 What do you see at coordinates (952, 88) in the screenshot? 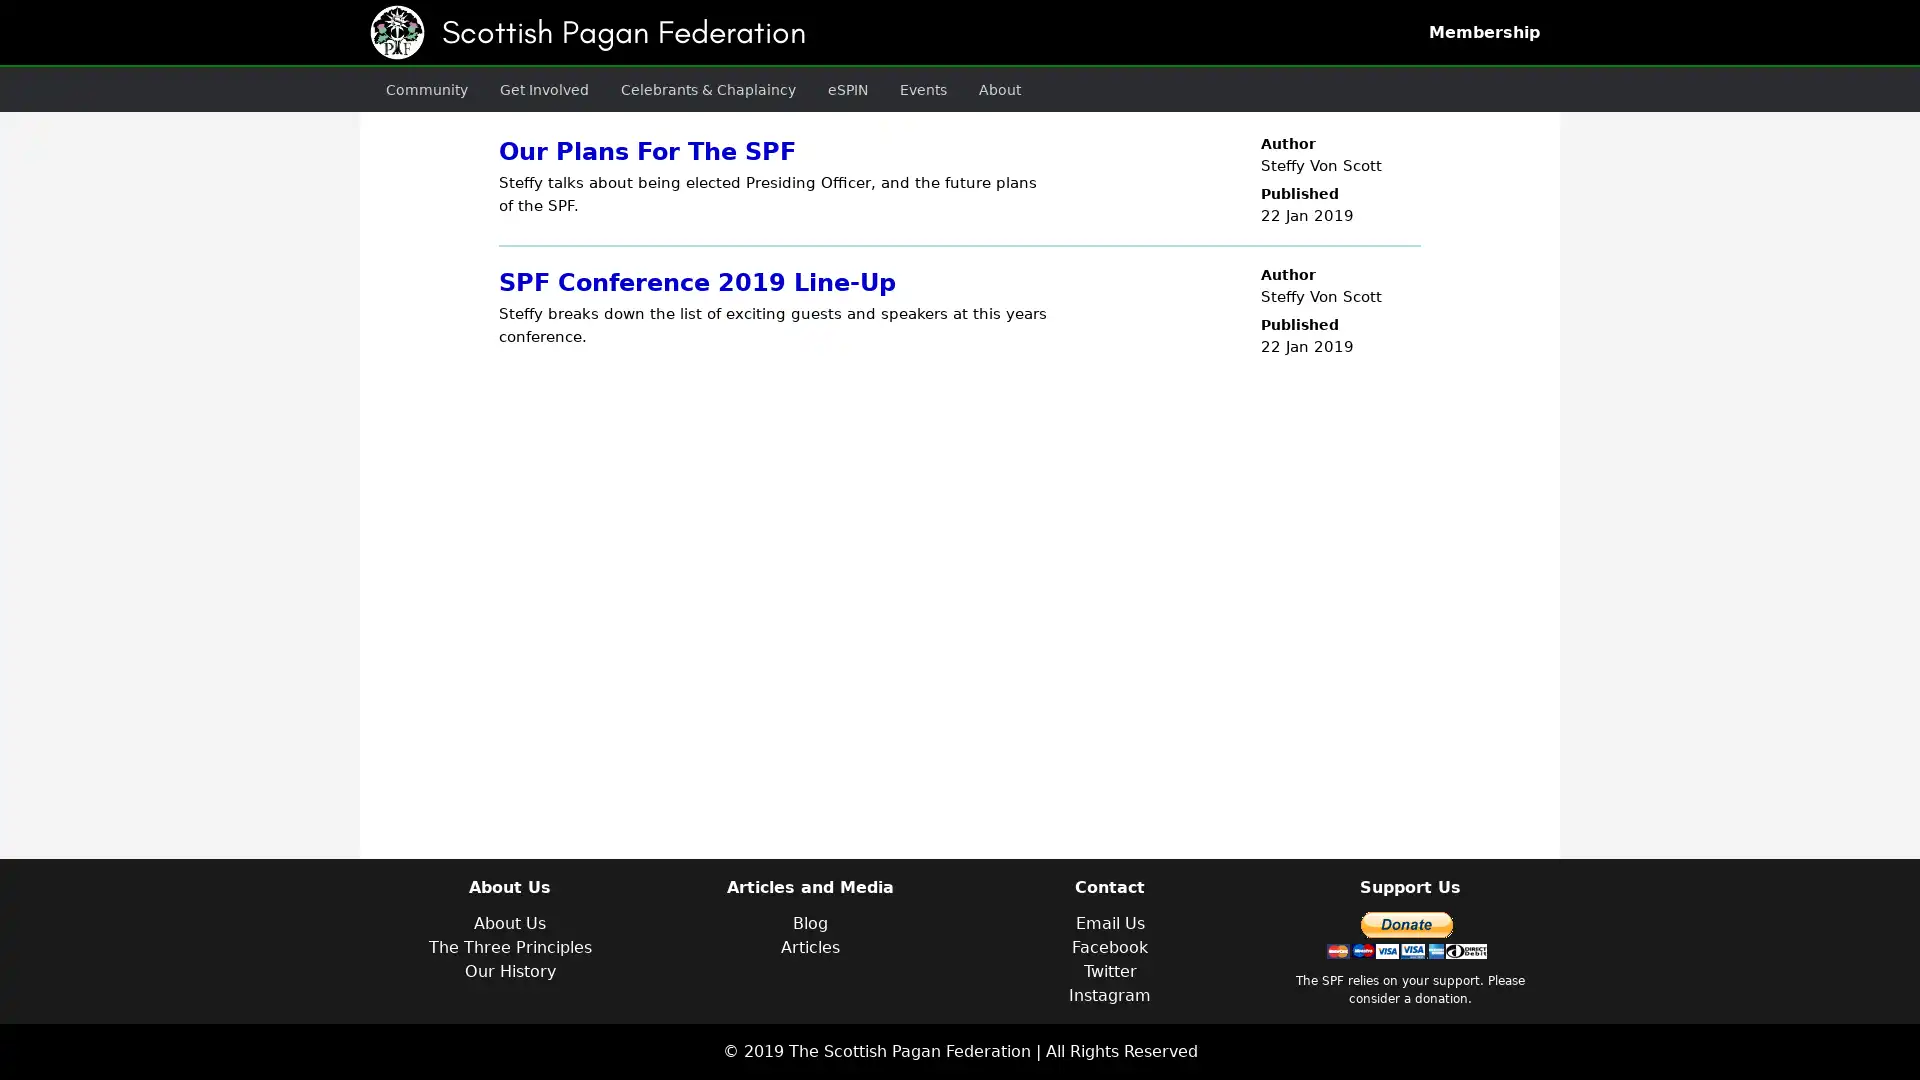
I see `About` at bounding box center [952, 88].